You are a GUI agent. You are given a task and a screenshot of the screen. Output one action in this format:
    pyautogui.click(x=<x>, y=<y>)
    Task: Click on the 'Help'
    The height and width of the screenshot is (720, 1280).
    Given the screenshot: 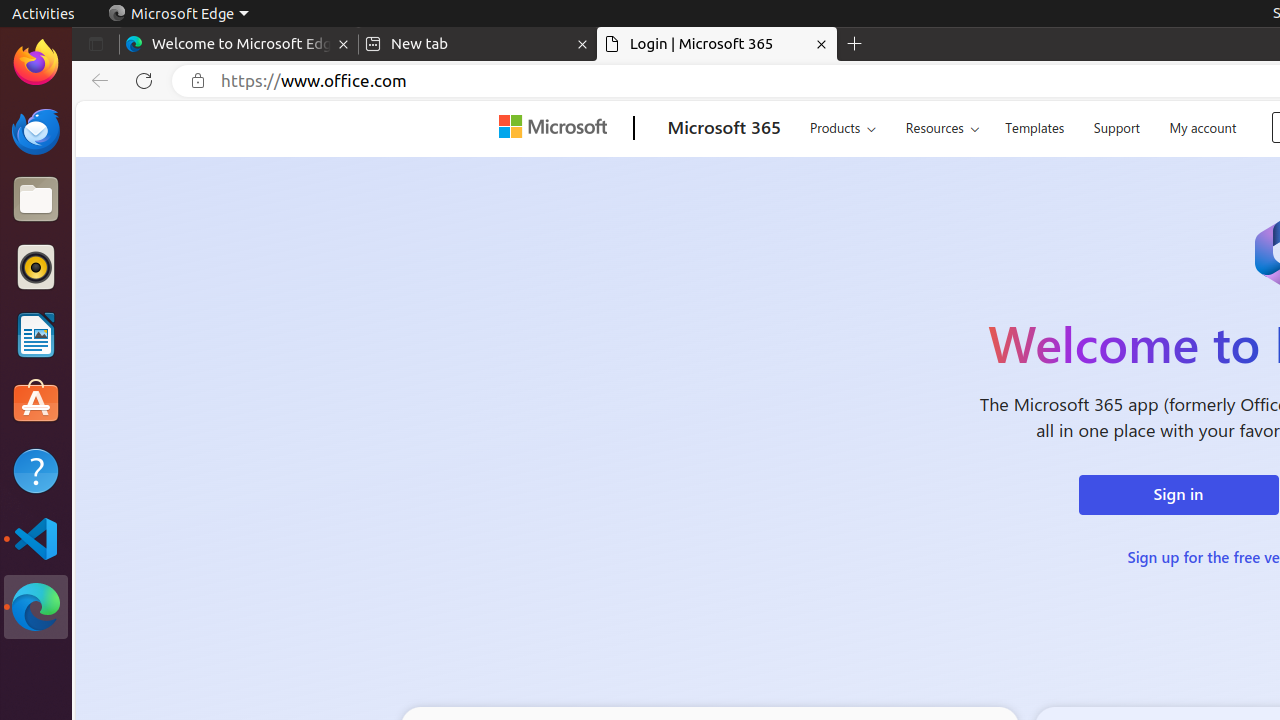 What is the action you would take?
    pyautogui.click(x=35, y=471)
    